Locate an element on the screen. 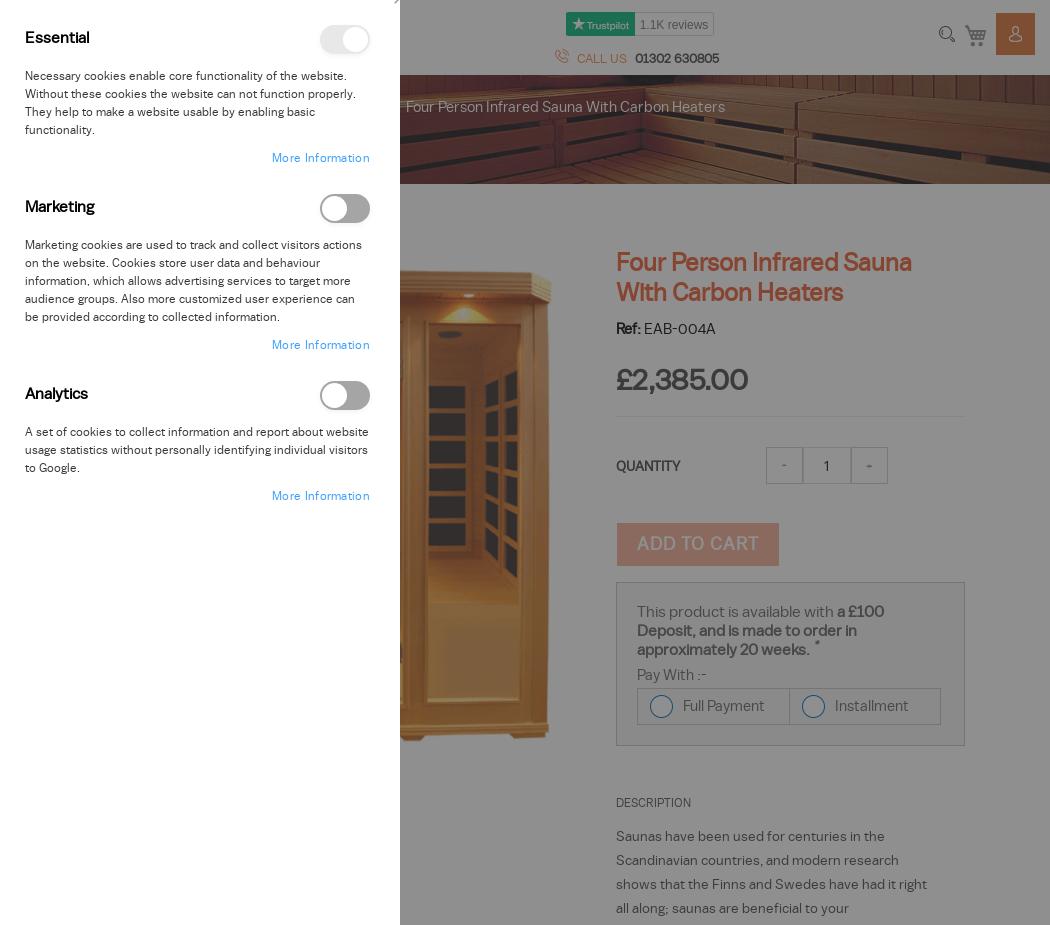 The image size is (1050, 925). 'Login' is located at coordinates (995, 182).